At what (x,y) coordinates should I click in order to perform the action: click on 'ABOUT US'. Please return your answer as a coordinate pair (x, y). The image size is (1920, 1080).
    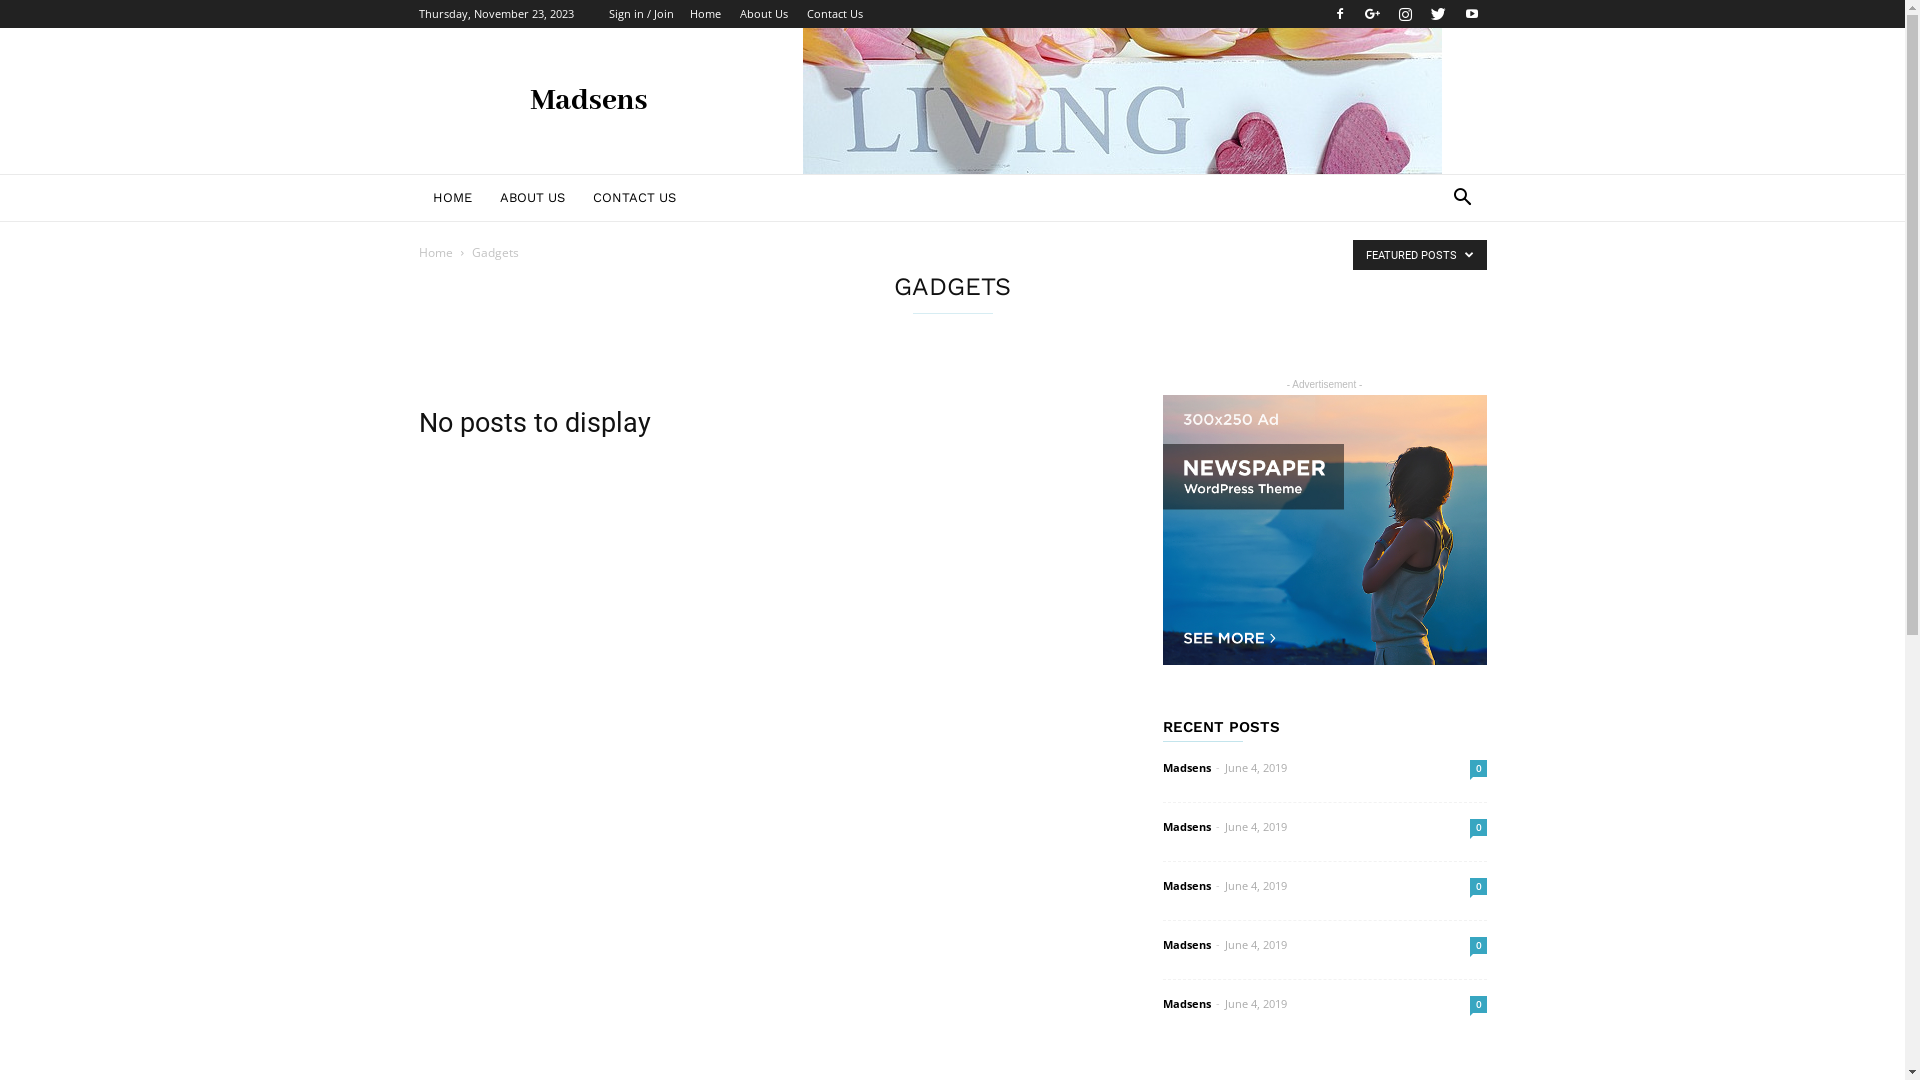
    Looking at the image, I should click on (532, 197).